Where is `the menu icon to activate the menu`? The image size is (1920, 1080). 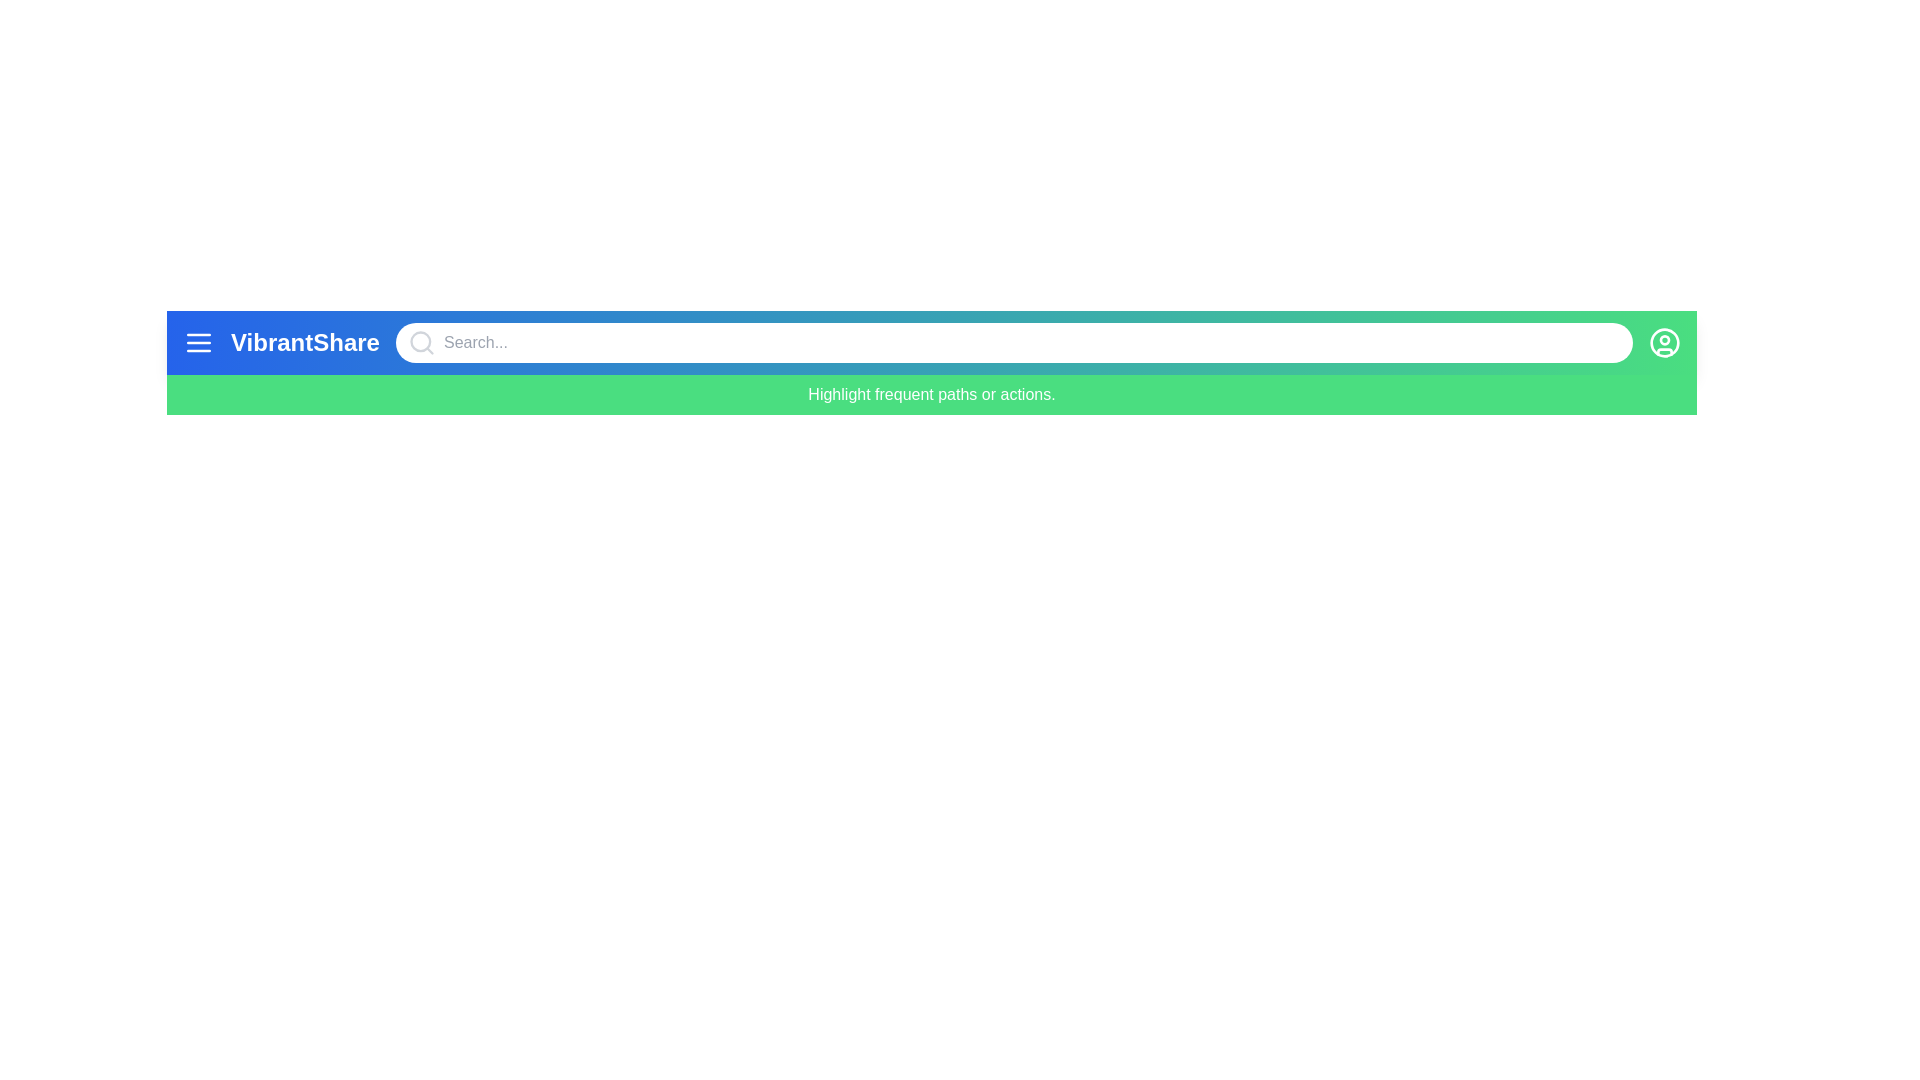
the menu icon to activate the menu is located at coordinates (198, 342).